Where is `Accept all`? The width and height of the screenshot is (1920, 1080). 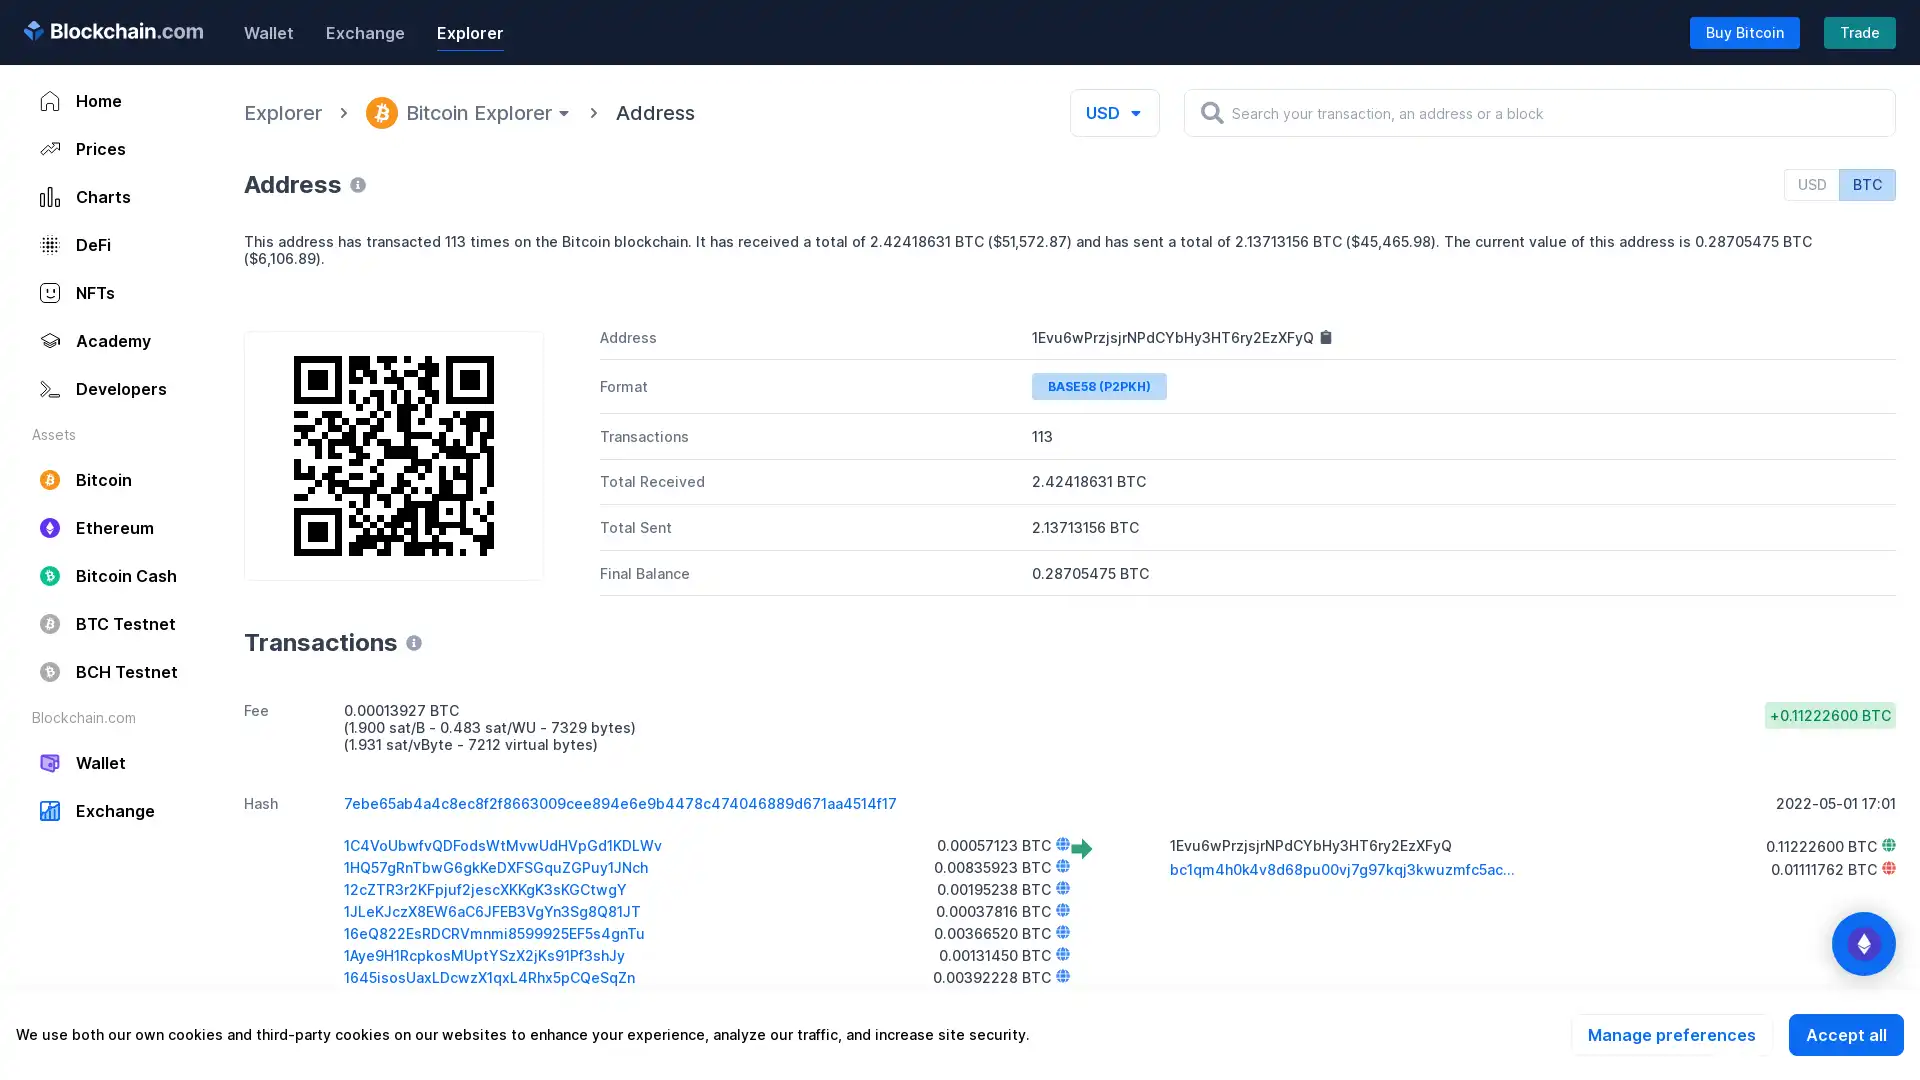
Accept all is located at coordinates (1845, 1034).